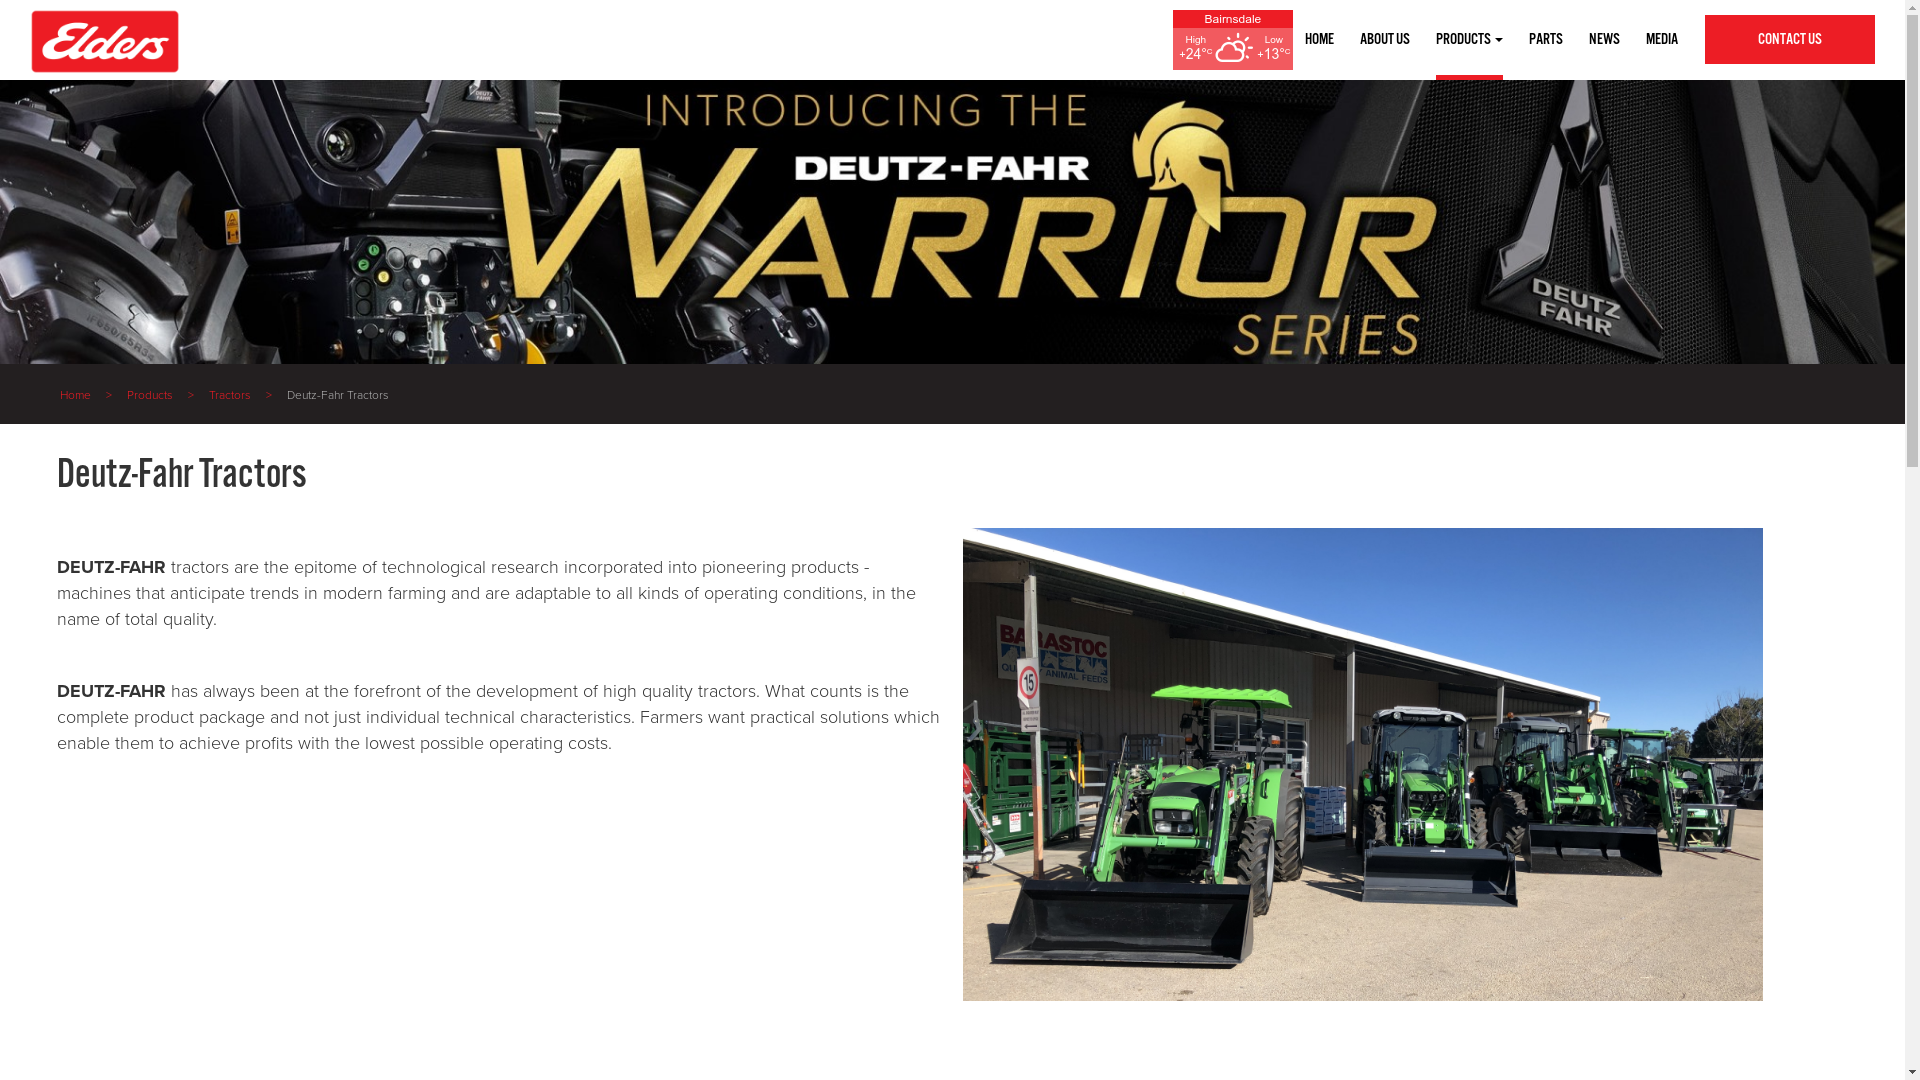  What do you see at coordinates (237, 394) in the screenshot?
I see `'Tractors'` at bounding box center [237, 394].